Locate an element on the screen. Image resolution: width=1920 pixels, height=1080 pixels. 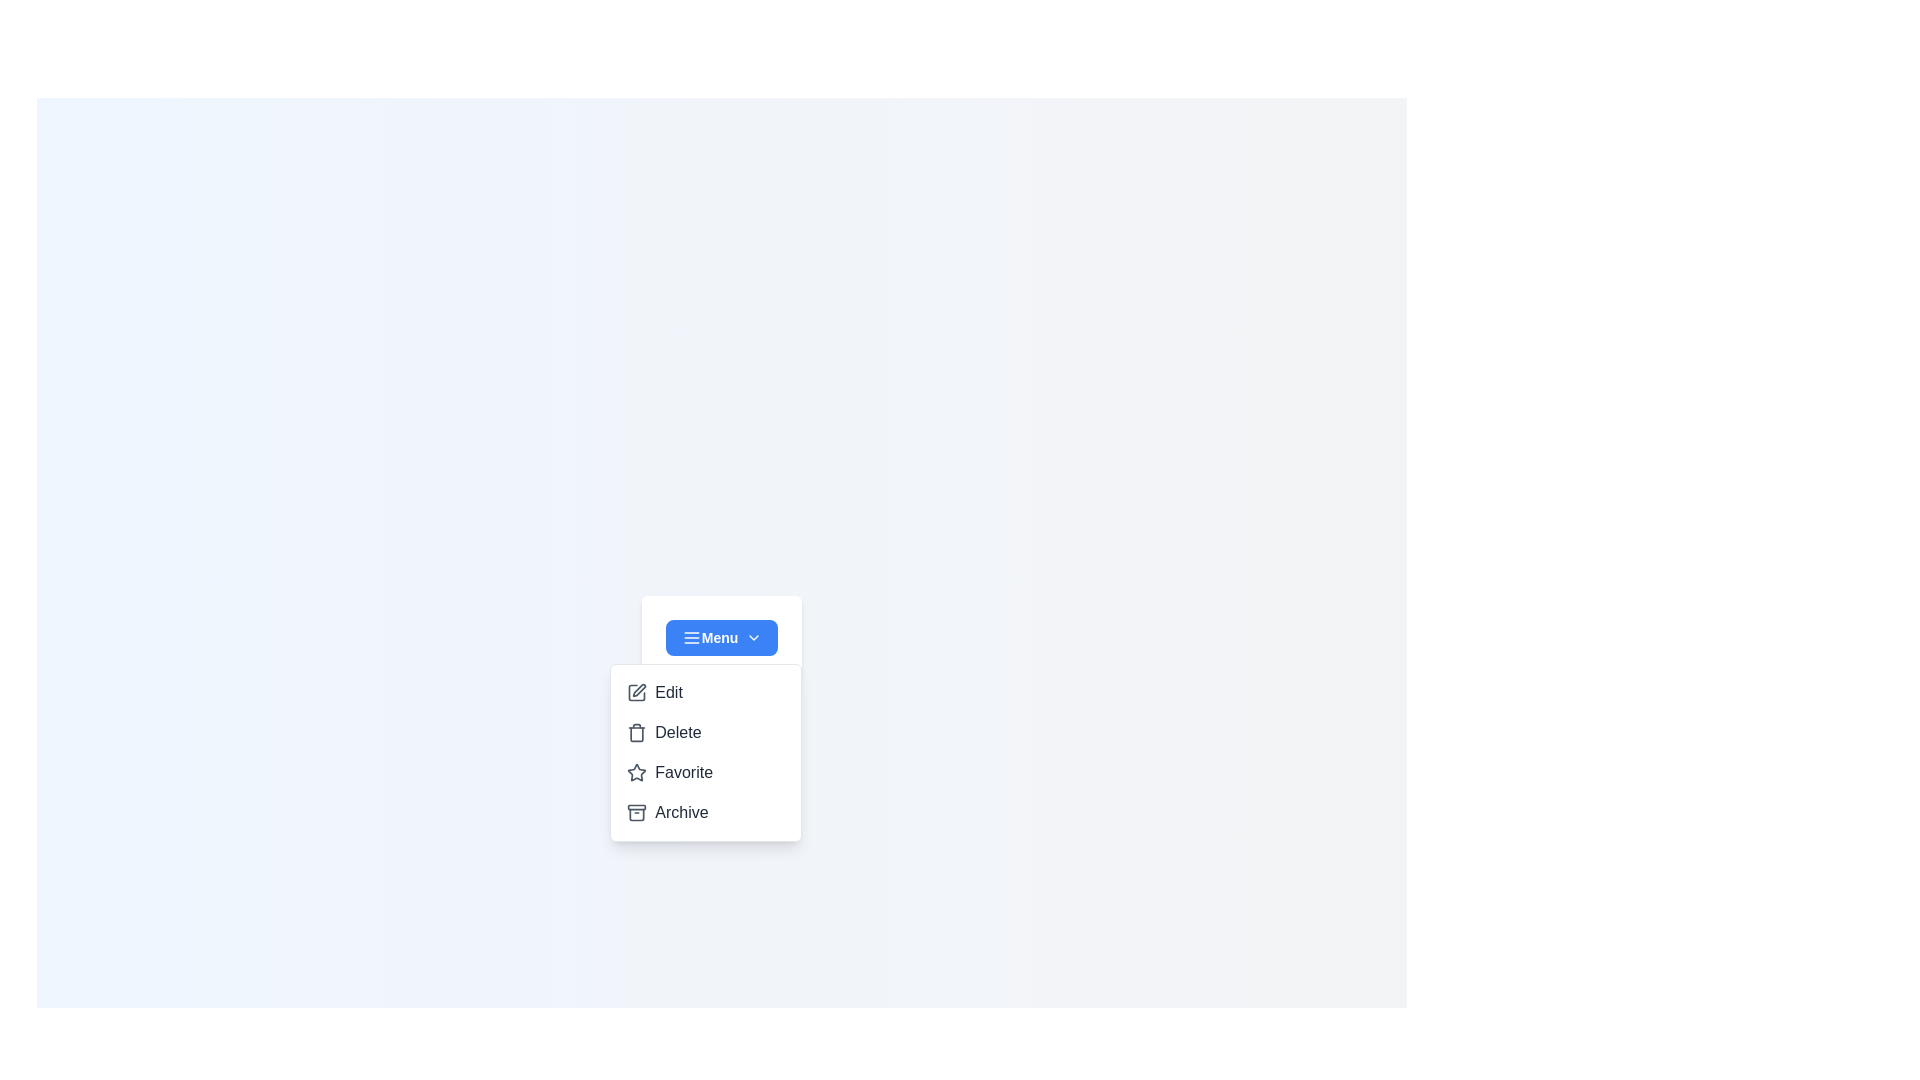
the dropdown menu button to toggle its state is located at coordinates (720, 637).